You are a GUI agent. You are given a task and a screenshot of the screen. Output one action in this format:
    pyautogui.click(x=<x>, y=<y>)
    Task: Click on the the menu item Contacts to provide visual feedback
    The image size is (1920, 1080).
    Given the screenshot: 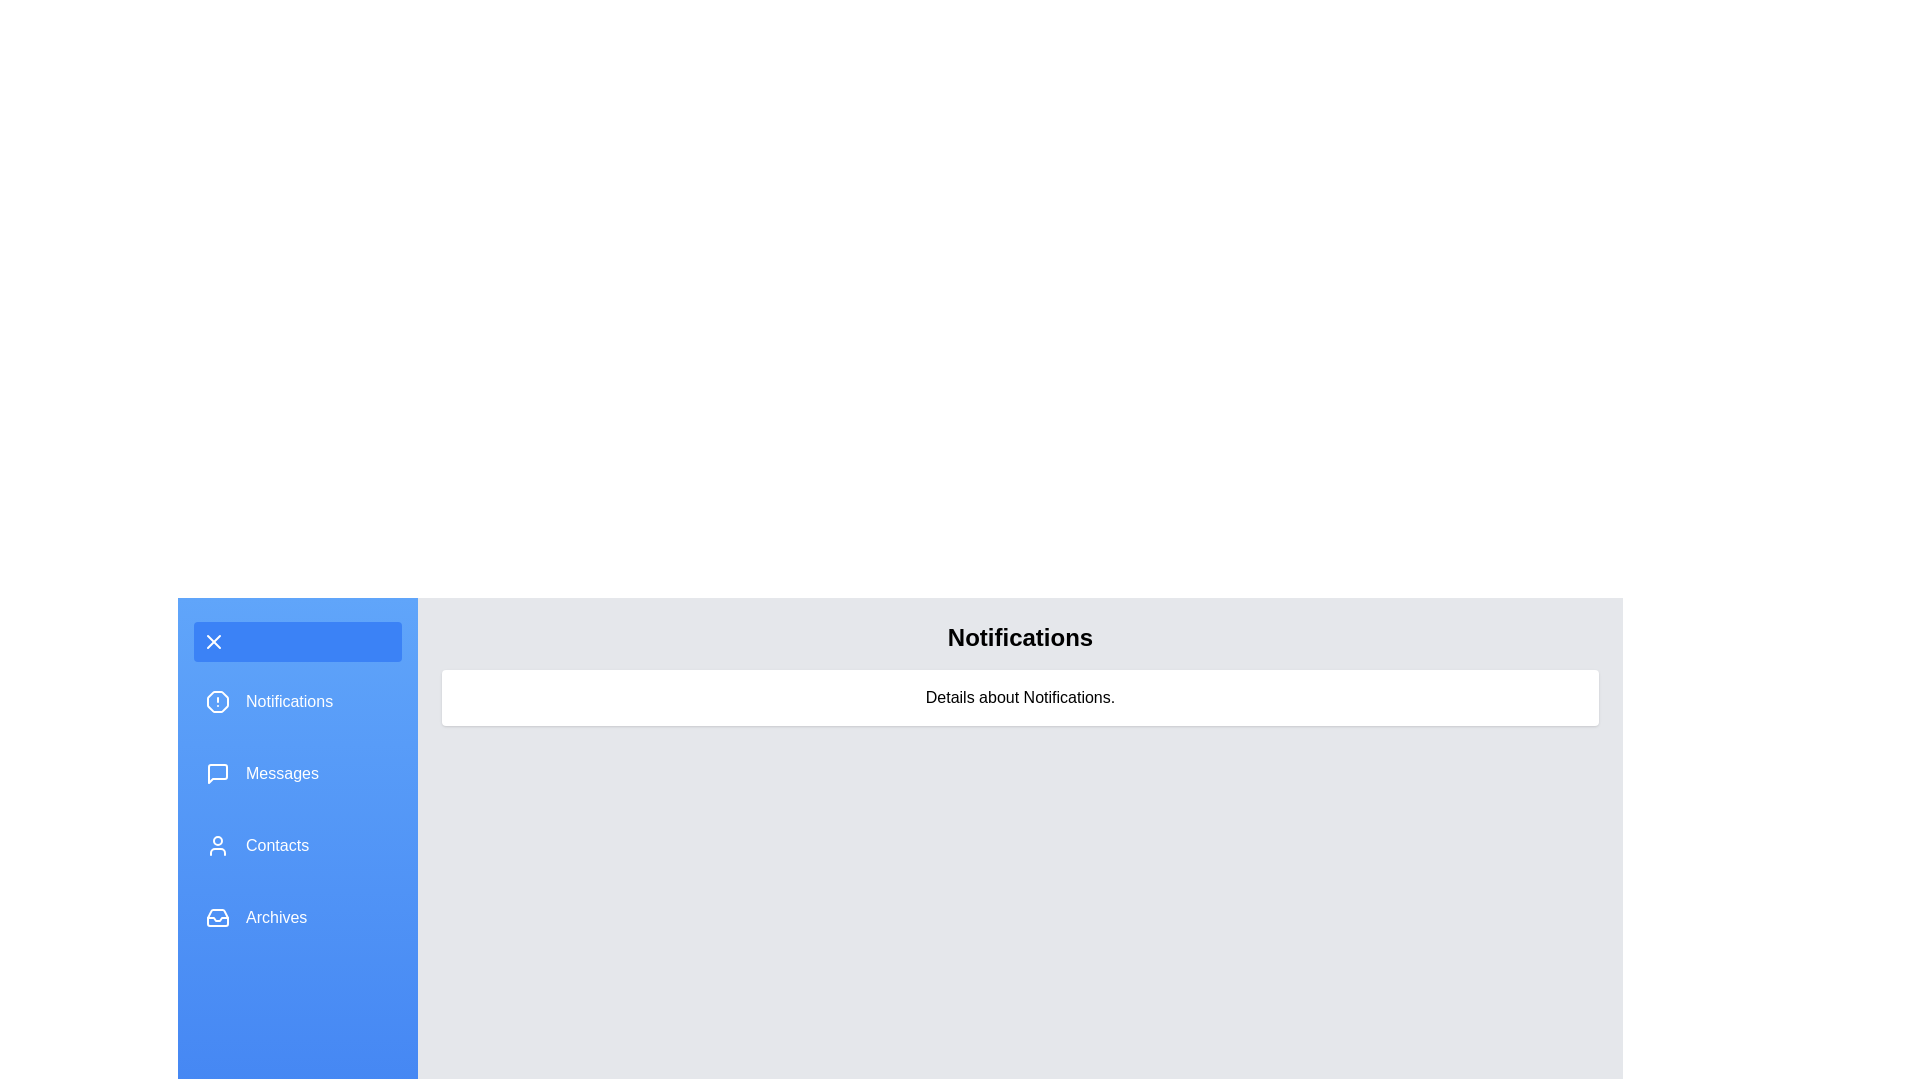 What is the action you would take?
    pyautogui.click(x=296, y=845)
    